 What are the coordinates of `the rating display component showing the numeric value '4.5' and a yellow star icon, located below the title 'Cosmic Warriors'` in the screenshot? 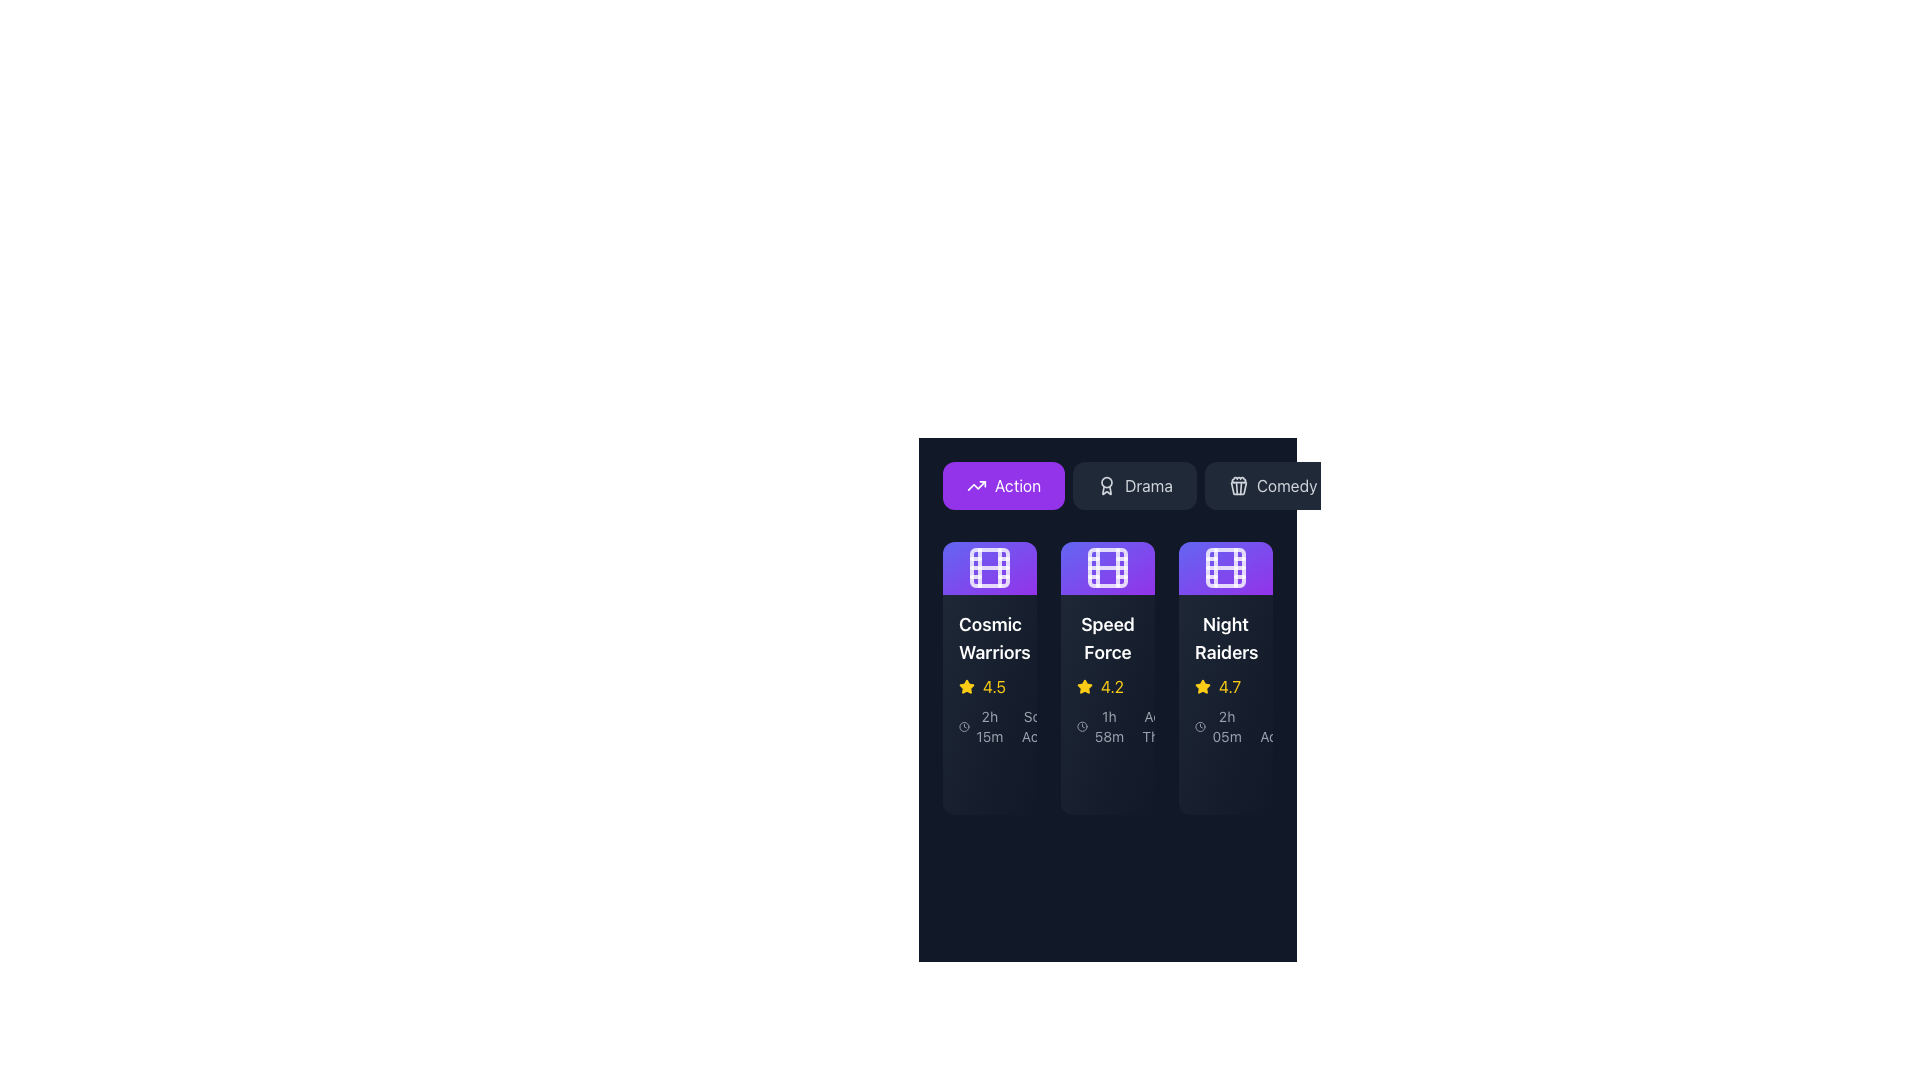 It's located at (989, 685).